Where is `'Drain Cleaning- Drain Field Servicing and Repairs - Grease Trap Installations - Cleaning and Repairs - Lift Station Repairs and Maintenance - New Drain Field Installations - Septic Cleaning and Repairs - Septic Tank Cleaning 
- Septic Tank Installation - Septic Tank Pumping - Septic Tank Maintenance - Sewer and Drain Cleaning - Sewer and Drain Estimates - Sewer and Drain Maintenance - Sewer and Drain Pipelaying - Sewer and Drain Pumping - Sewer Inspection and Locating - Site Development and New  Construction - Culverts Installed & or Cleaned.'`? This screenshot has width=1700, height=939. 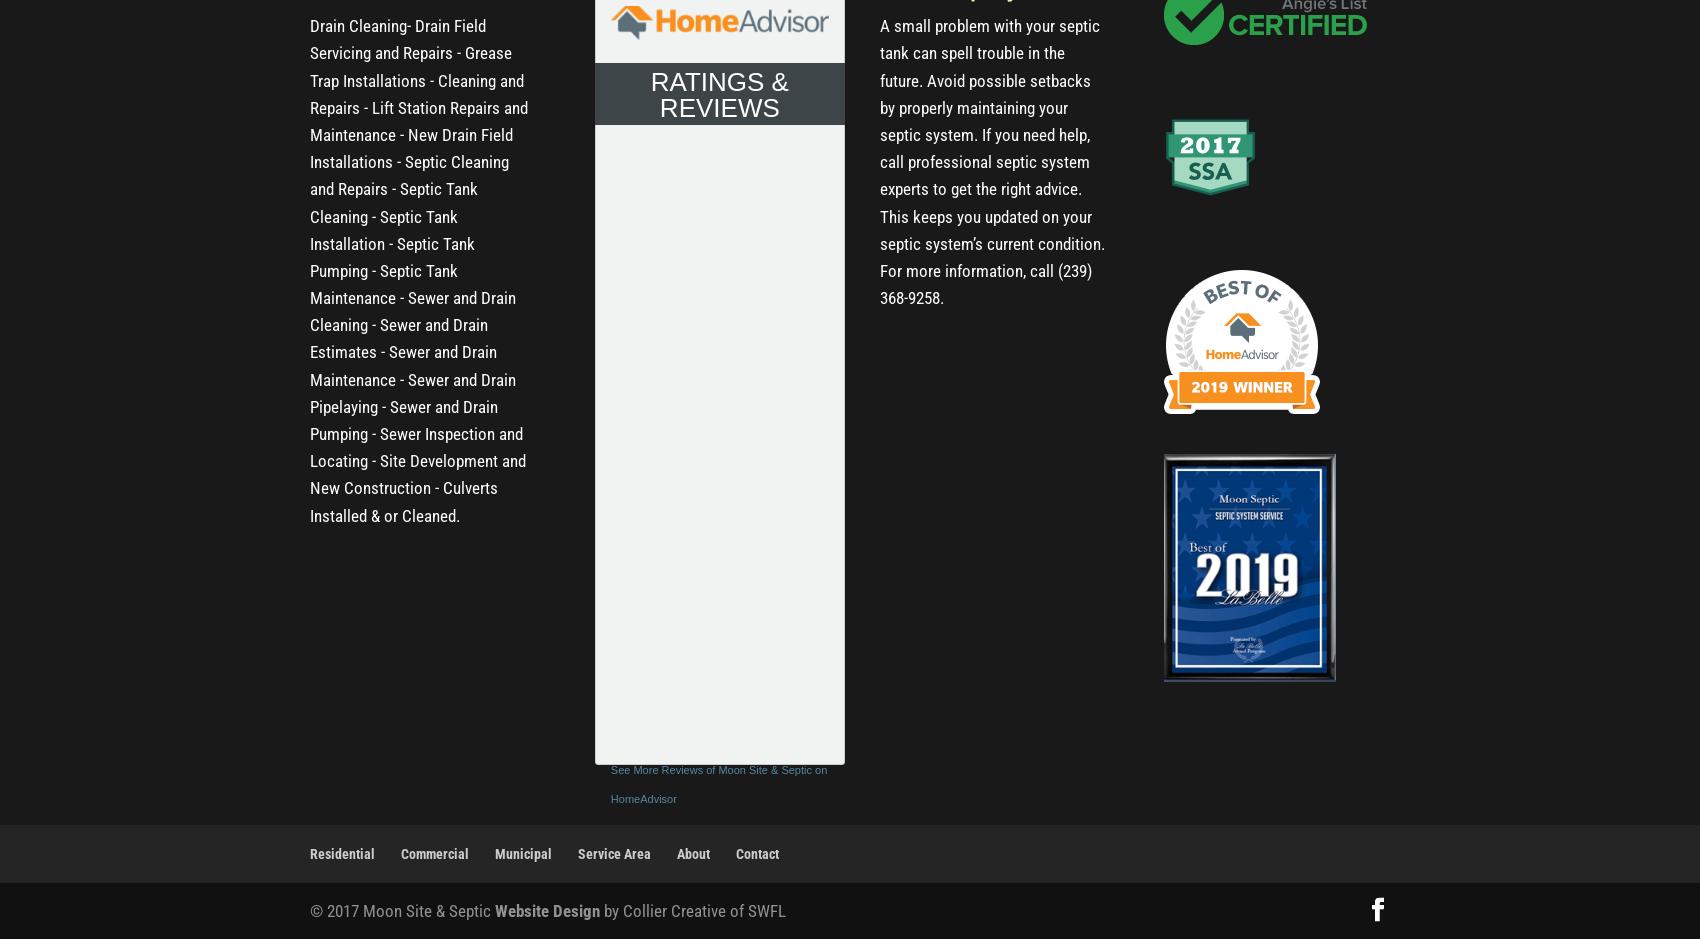 'Drain Cleaning- Drain Field Servicing and Repairs - Grease Trap Installations - Cleaning and Repairs - Lift Station Repairs and Maintenance - New Drain Field Installations - Septic Cleaning and Repairs - Septic Tank Cleaning 
- Septic Tank Installation - Septic Tank Pumping - Septic Tank Maintenance - Sewer and Drain Cleaning - Sewer and Drain Estimates - Sewer and Drain Maintenance - Sewer and Drain Pipelaying - Sewer and Drain Pumping - Sewer Inspection and Locating - Site Development and New  Construction - Culverts Installed & or Cleaned.' is located at coordinates (418, 269).